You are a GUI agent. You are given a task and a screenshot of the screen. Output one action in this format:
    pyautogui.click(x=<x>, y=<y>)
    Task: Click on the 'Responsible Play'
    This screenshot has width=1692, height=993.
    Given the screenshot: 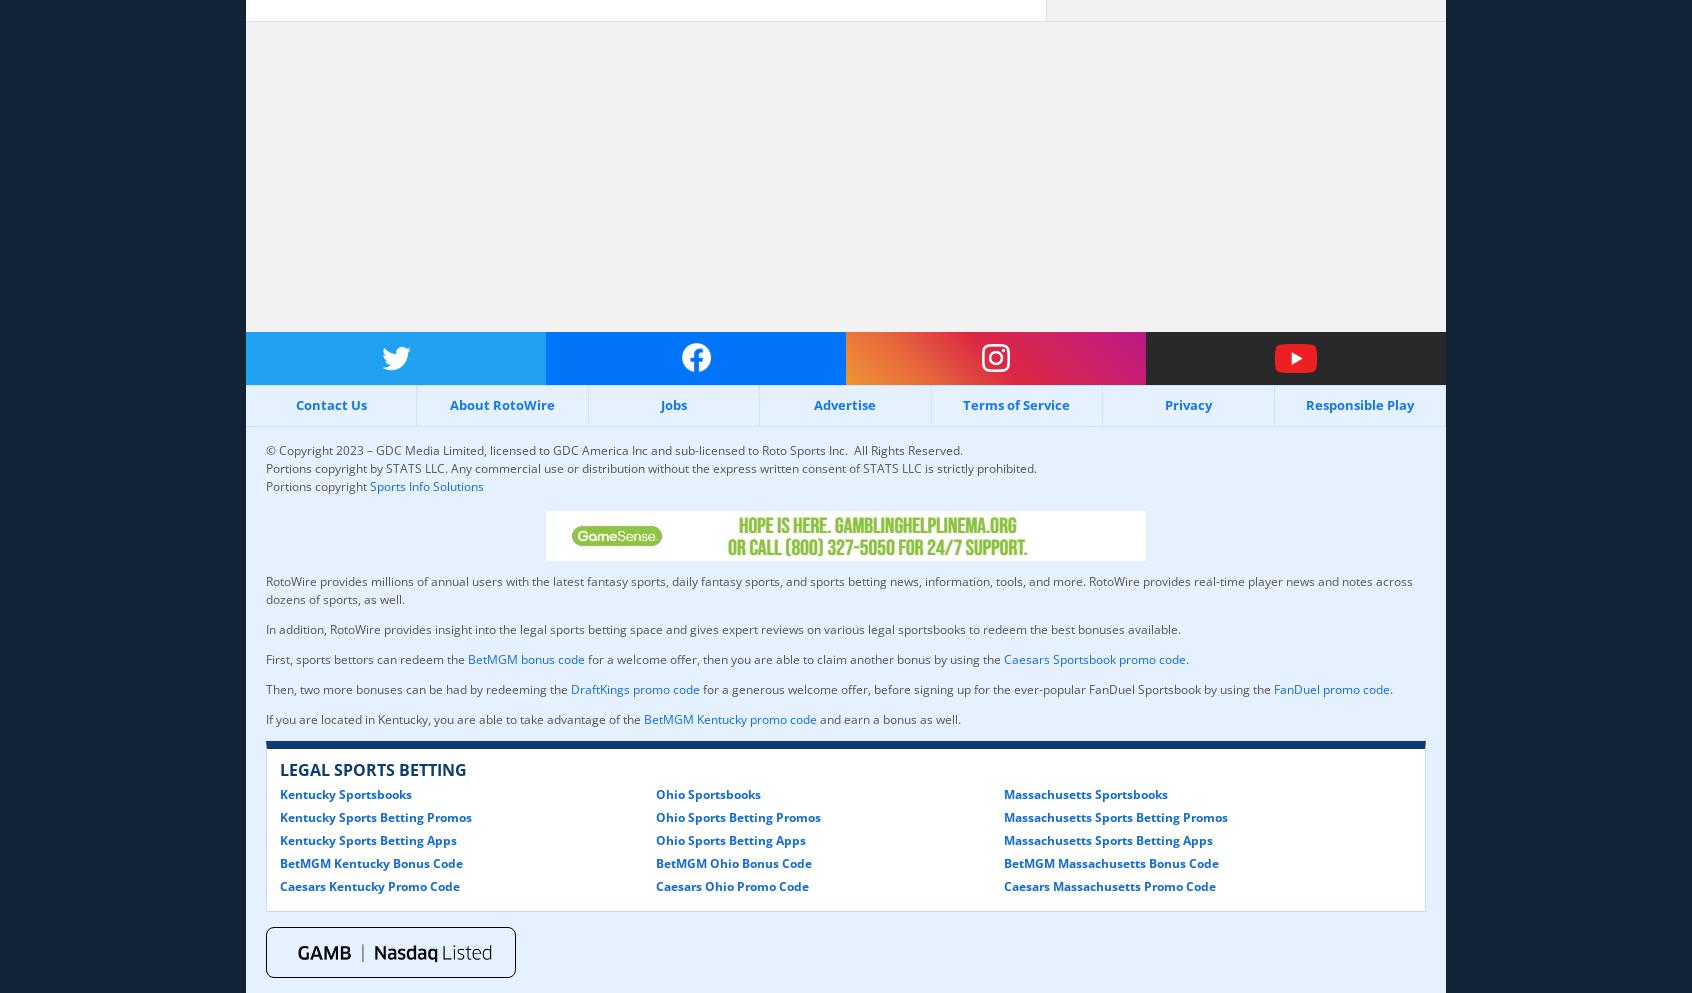 What is the action you would take?
    pyautogui.click(x=1304, y=404)
    